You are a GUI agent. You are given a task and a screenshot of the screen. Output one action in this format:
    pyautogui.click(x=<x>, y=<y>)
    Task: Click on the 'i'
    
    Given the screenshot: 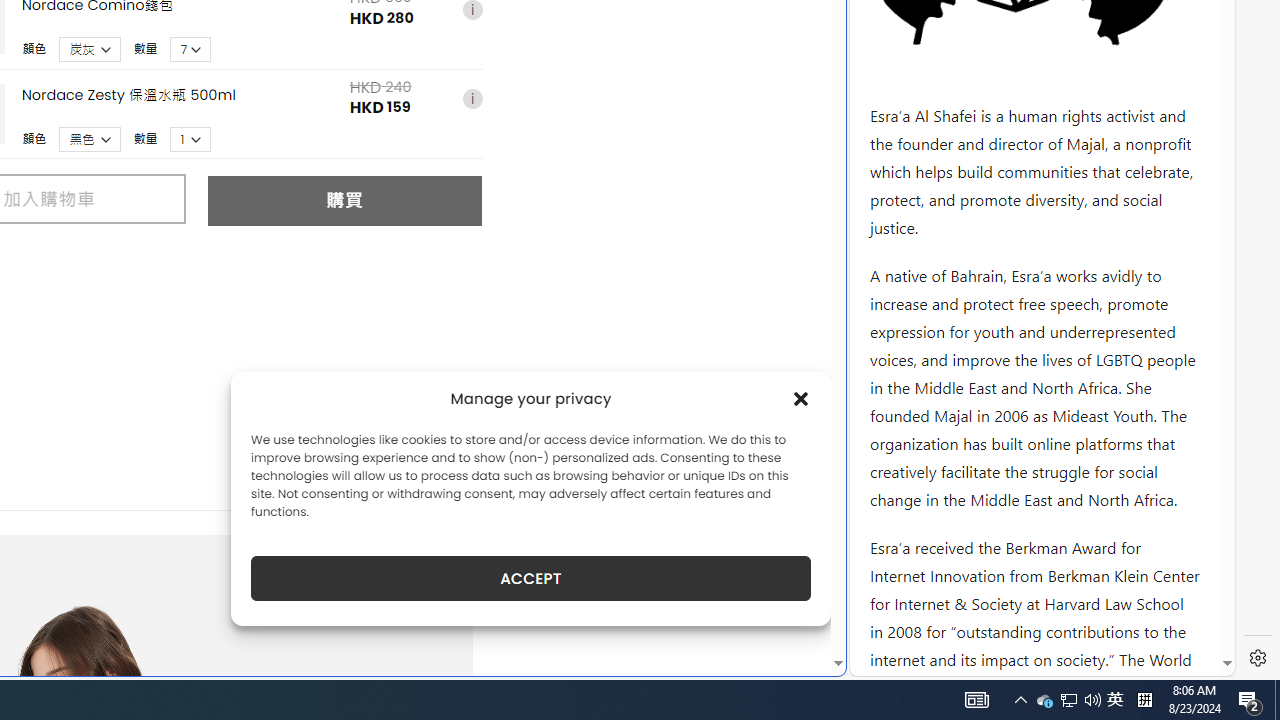 What is the action you would take?
    pyautogui.click(x=471, y=99)
    